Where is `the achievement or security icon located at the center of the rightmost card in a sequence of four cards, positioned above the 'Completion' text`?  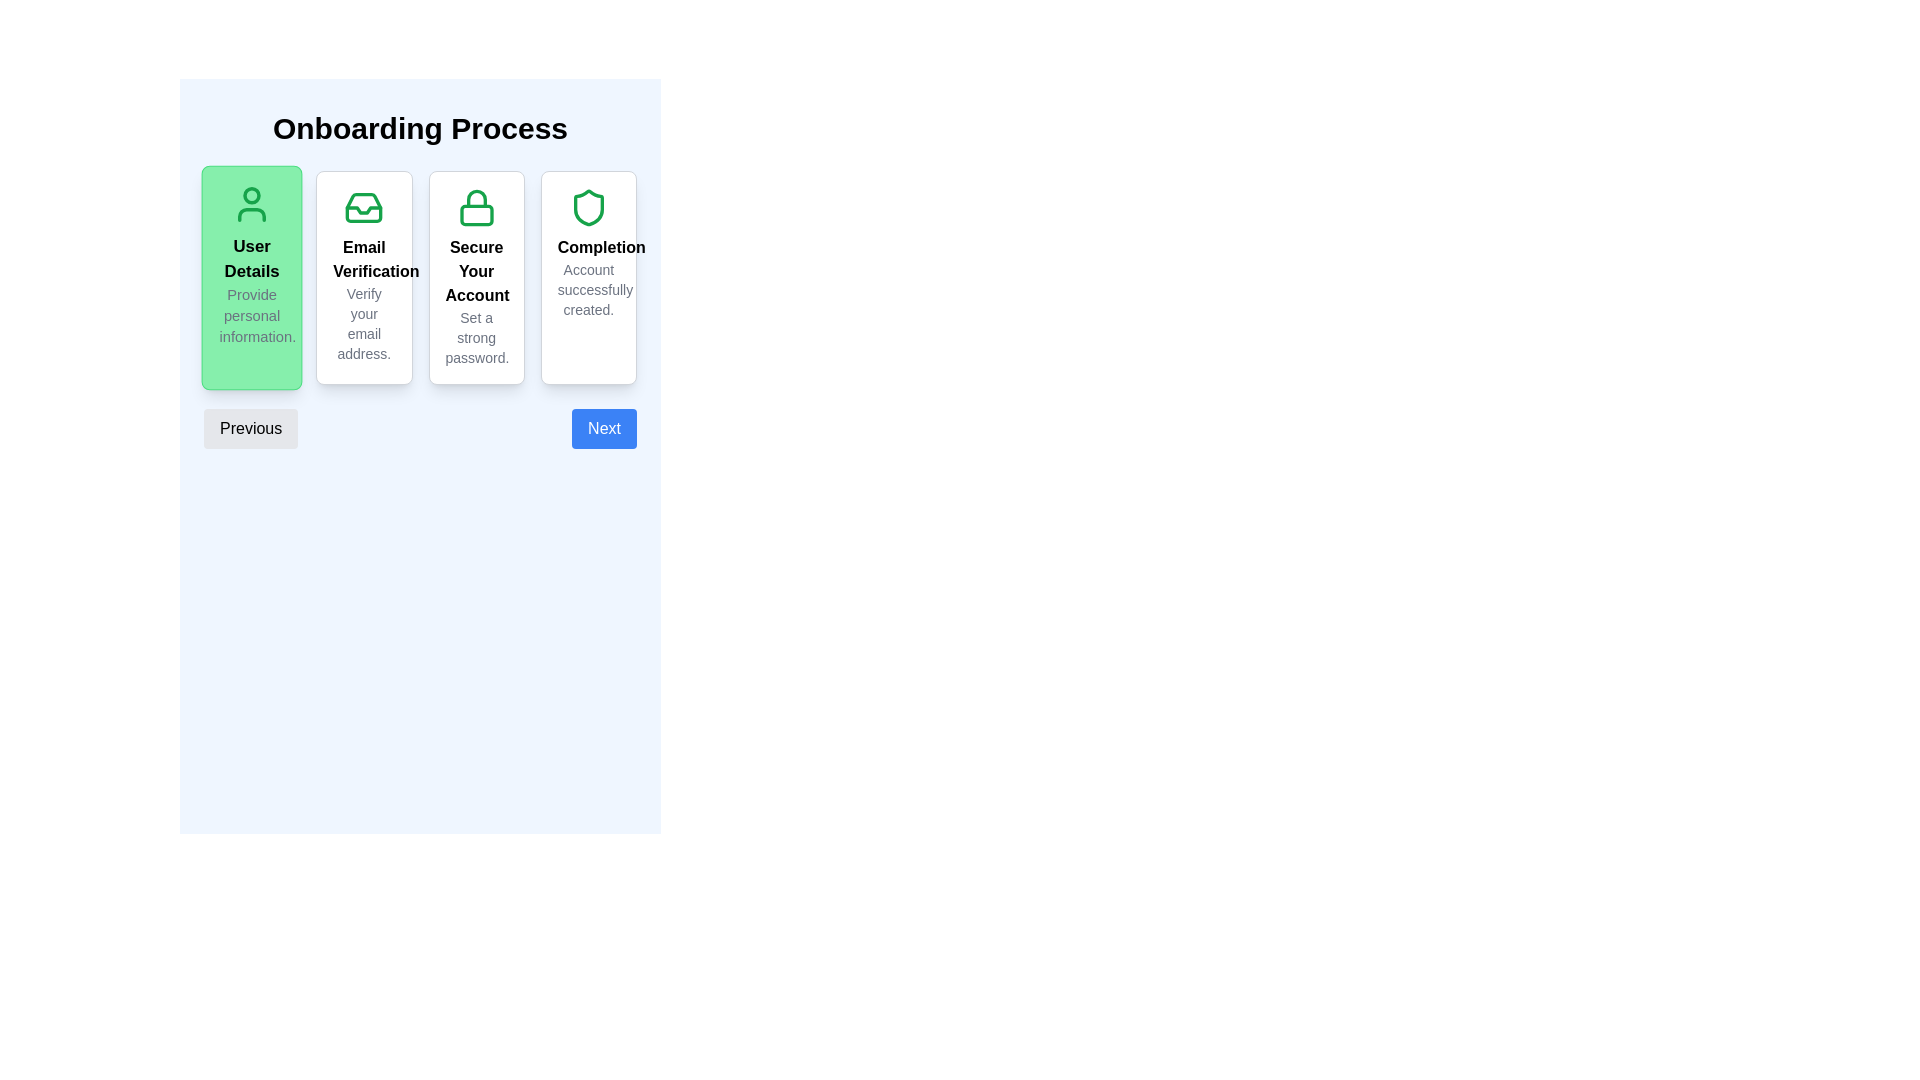
the achievement or security icon located at the center of the rightmost card in a sequence of four cards, positioned above the 'Completion' text is located at coordinates (587, 208).